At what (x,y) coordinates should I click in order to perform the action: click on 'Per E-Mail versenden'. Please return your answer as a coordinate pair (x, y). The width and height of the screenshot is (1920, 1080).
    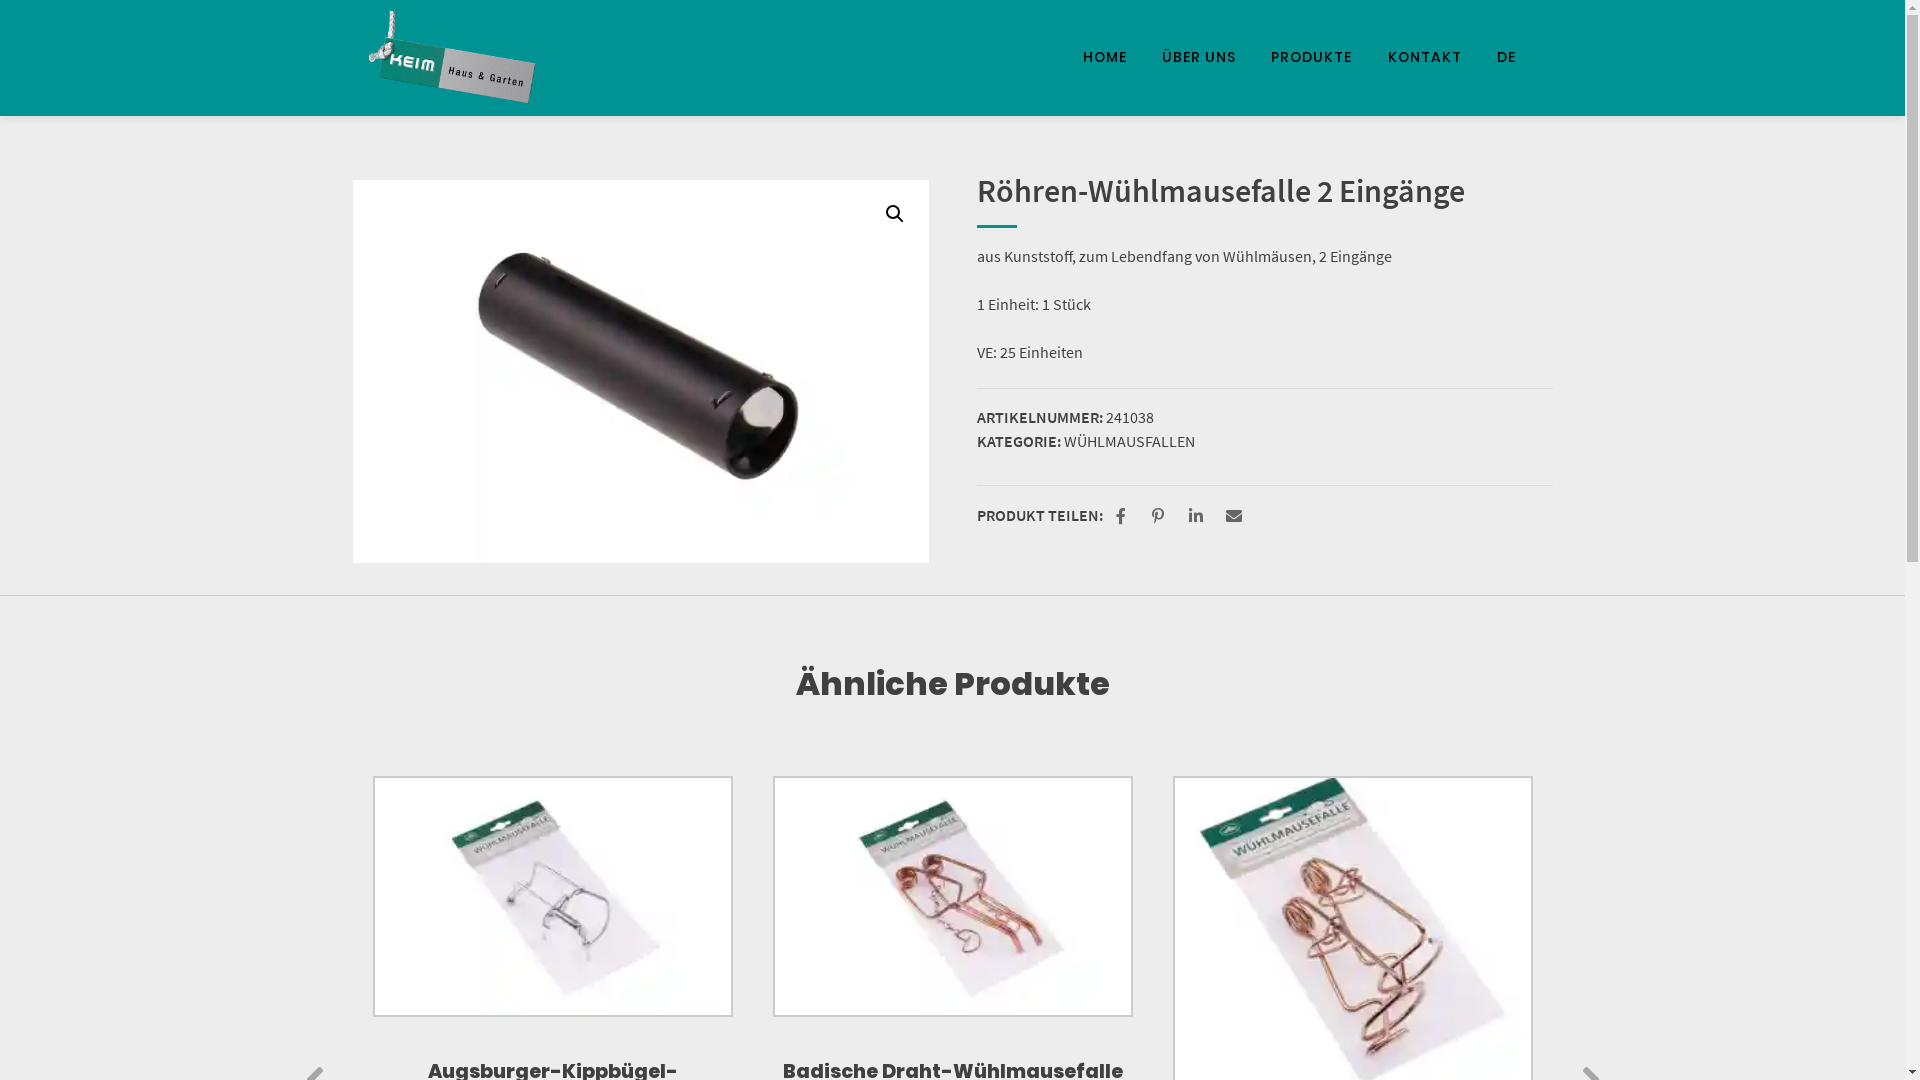
    Looking at the image, I should click on (1235, 515).